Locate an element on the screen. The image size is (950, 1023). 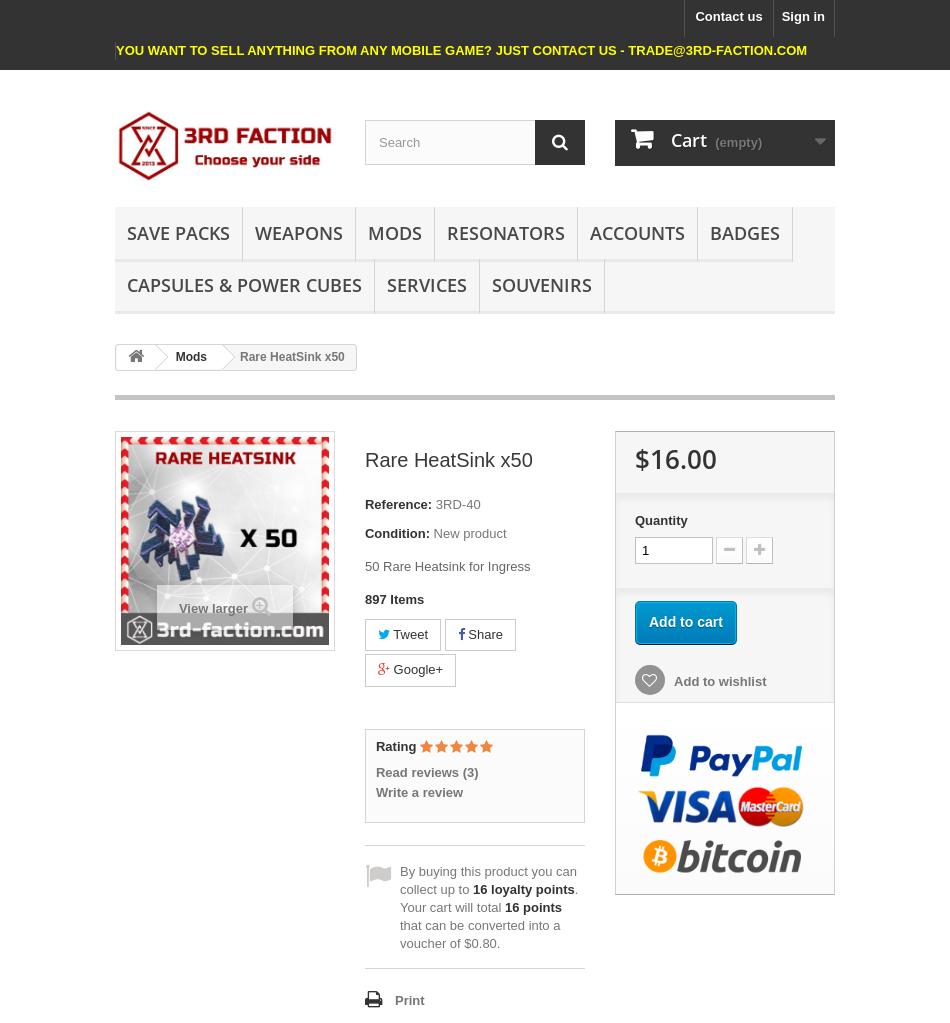
'Souvenirs' is located at coordinates (541, 282).